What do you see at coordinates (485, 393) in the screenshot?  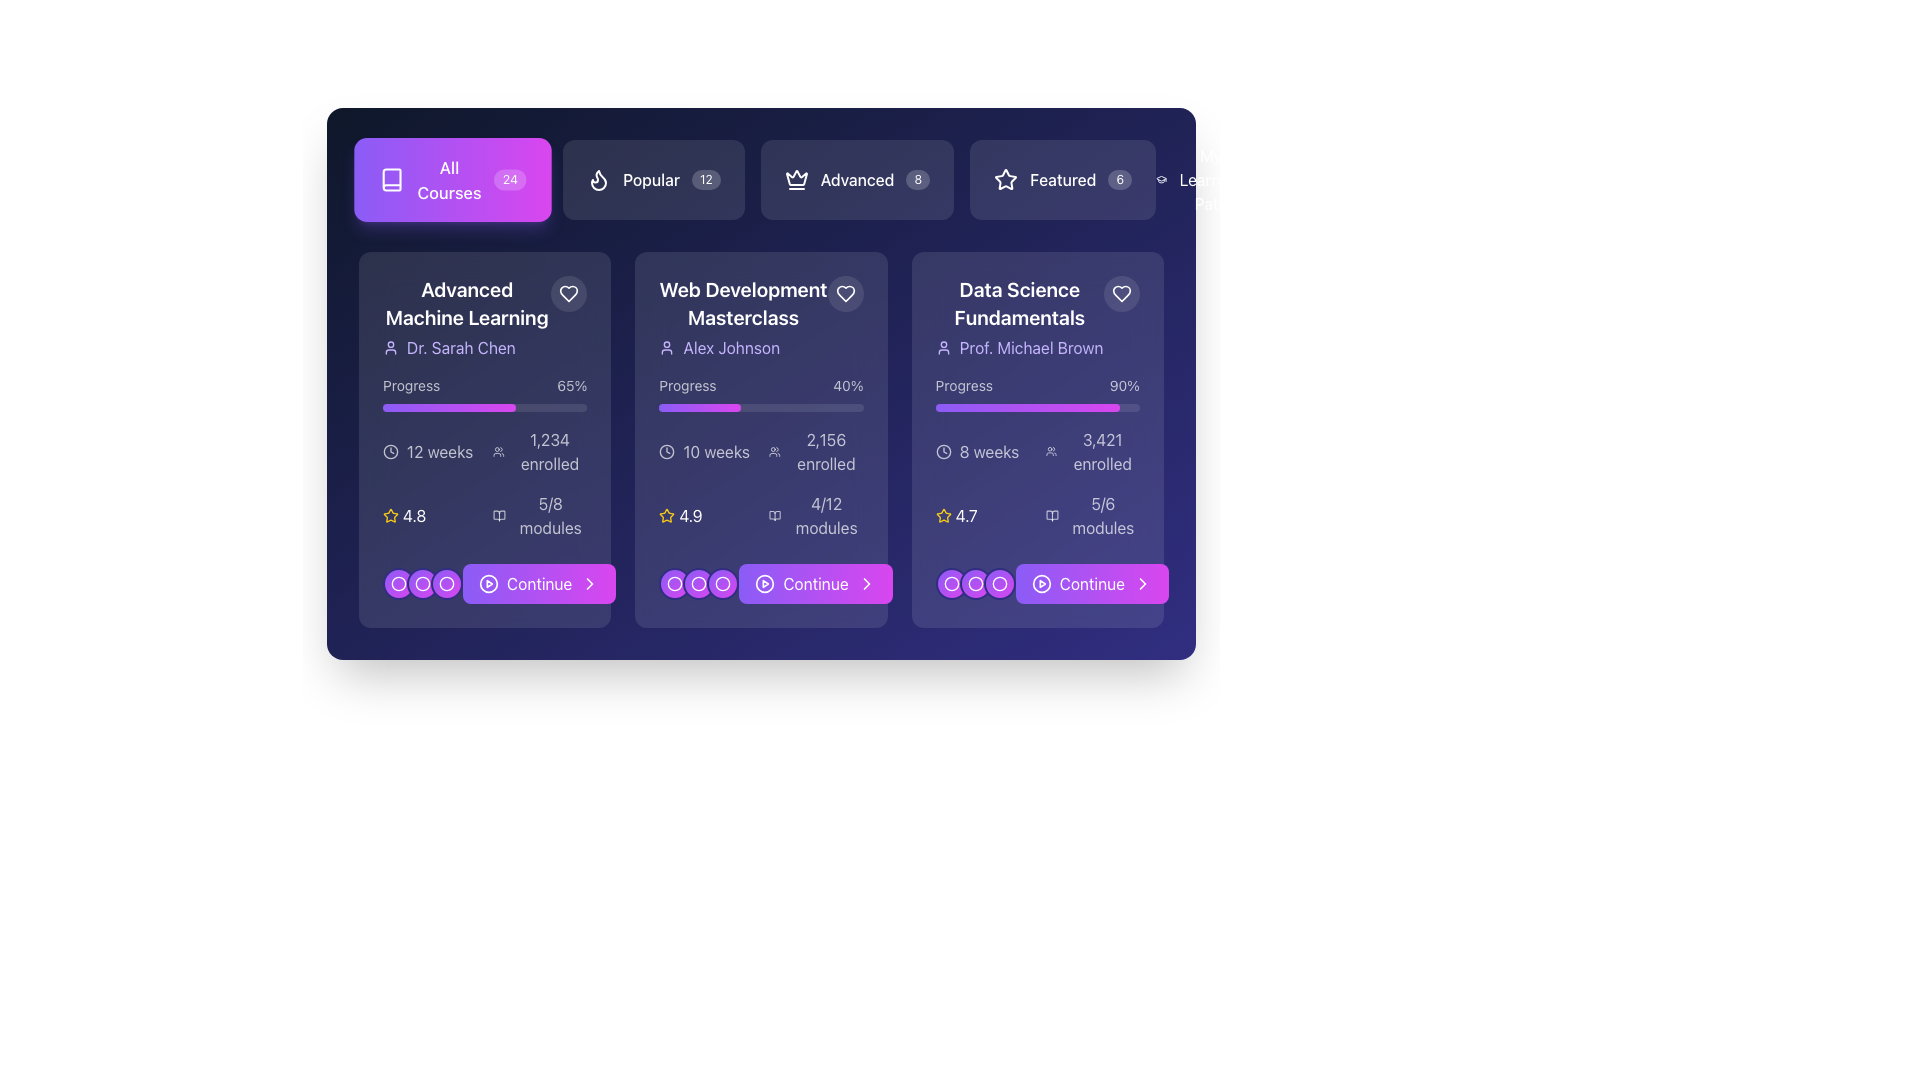 I see `text on the progress indicator which displays 'Progress' and '65%' on either side of the horizontal progress bar, located in the first card of the grid` at bounding box center [485, 393].